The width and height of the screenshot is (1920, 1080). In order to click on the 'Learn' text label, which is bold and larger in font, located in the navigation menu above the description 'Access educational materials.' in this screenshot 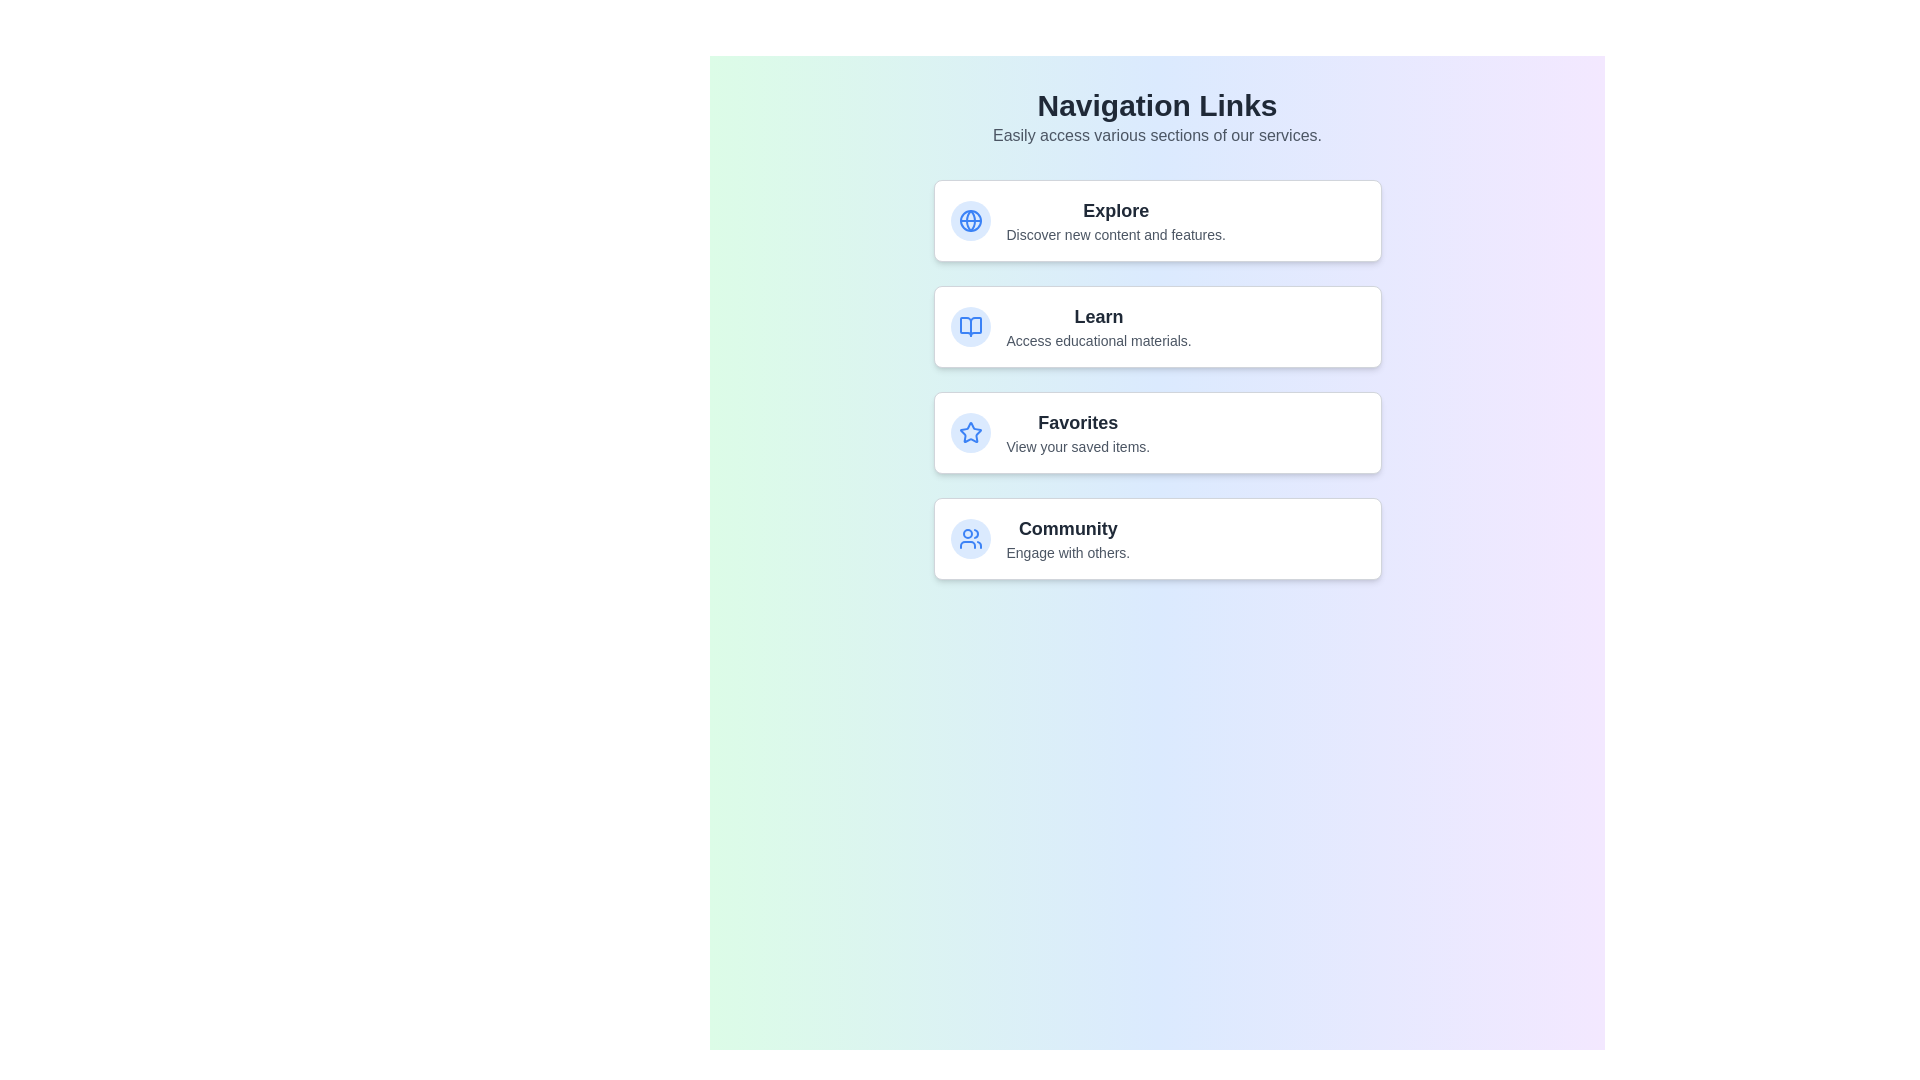, I will do `click(1098, 315)`.